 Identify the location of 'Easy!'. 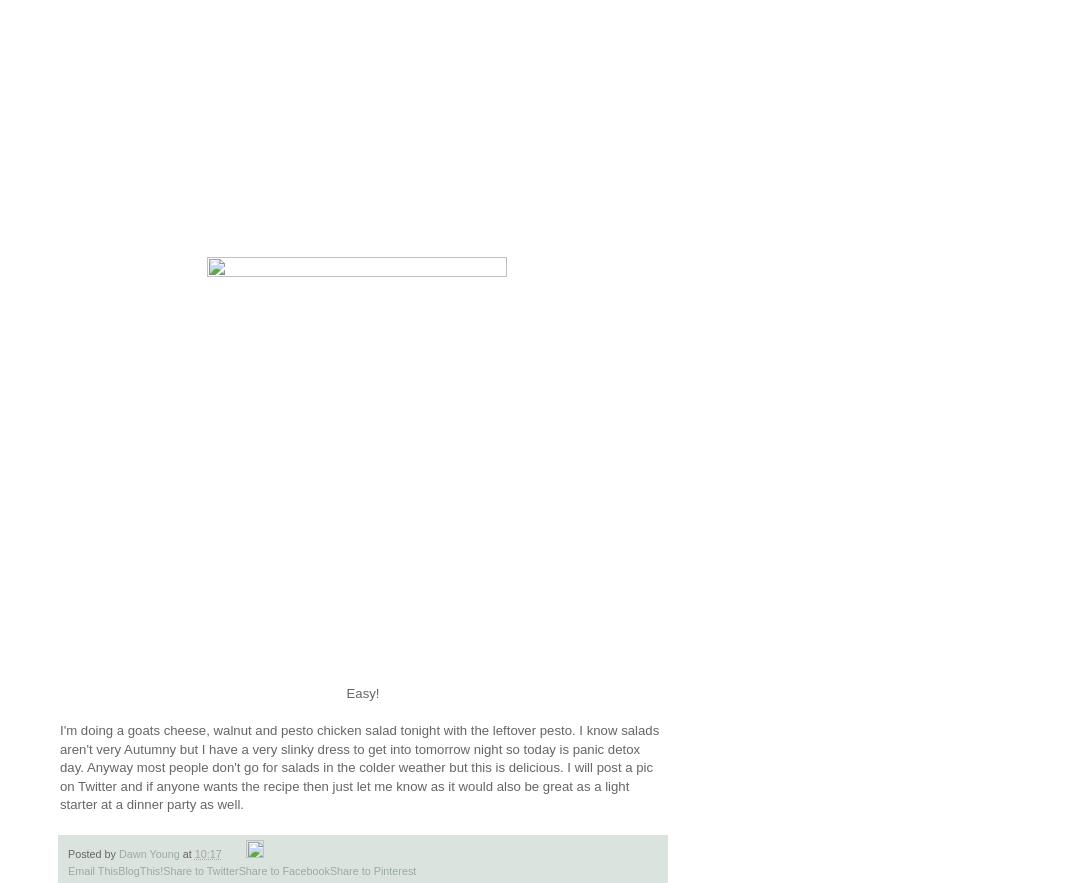
(361, 693).